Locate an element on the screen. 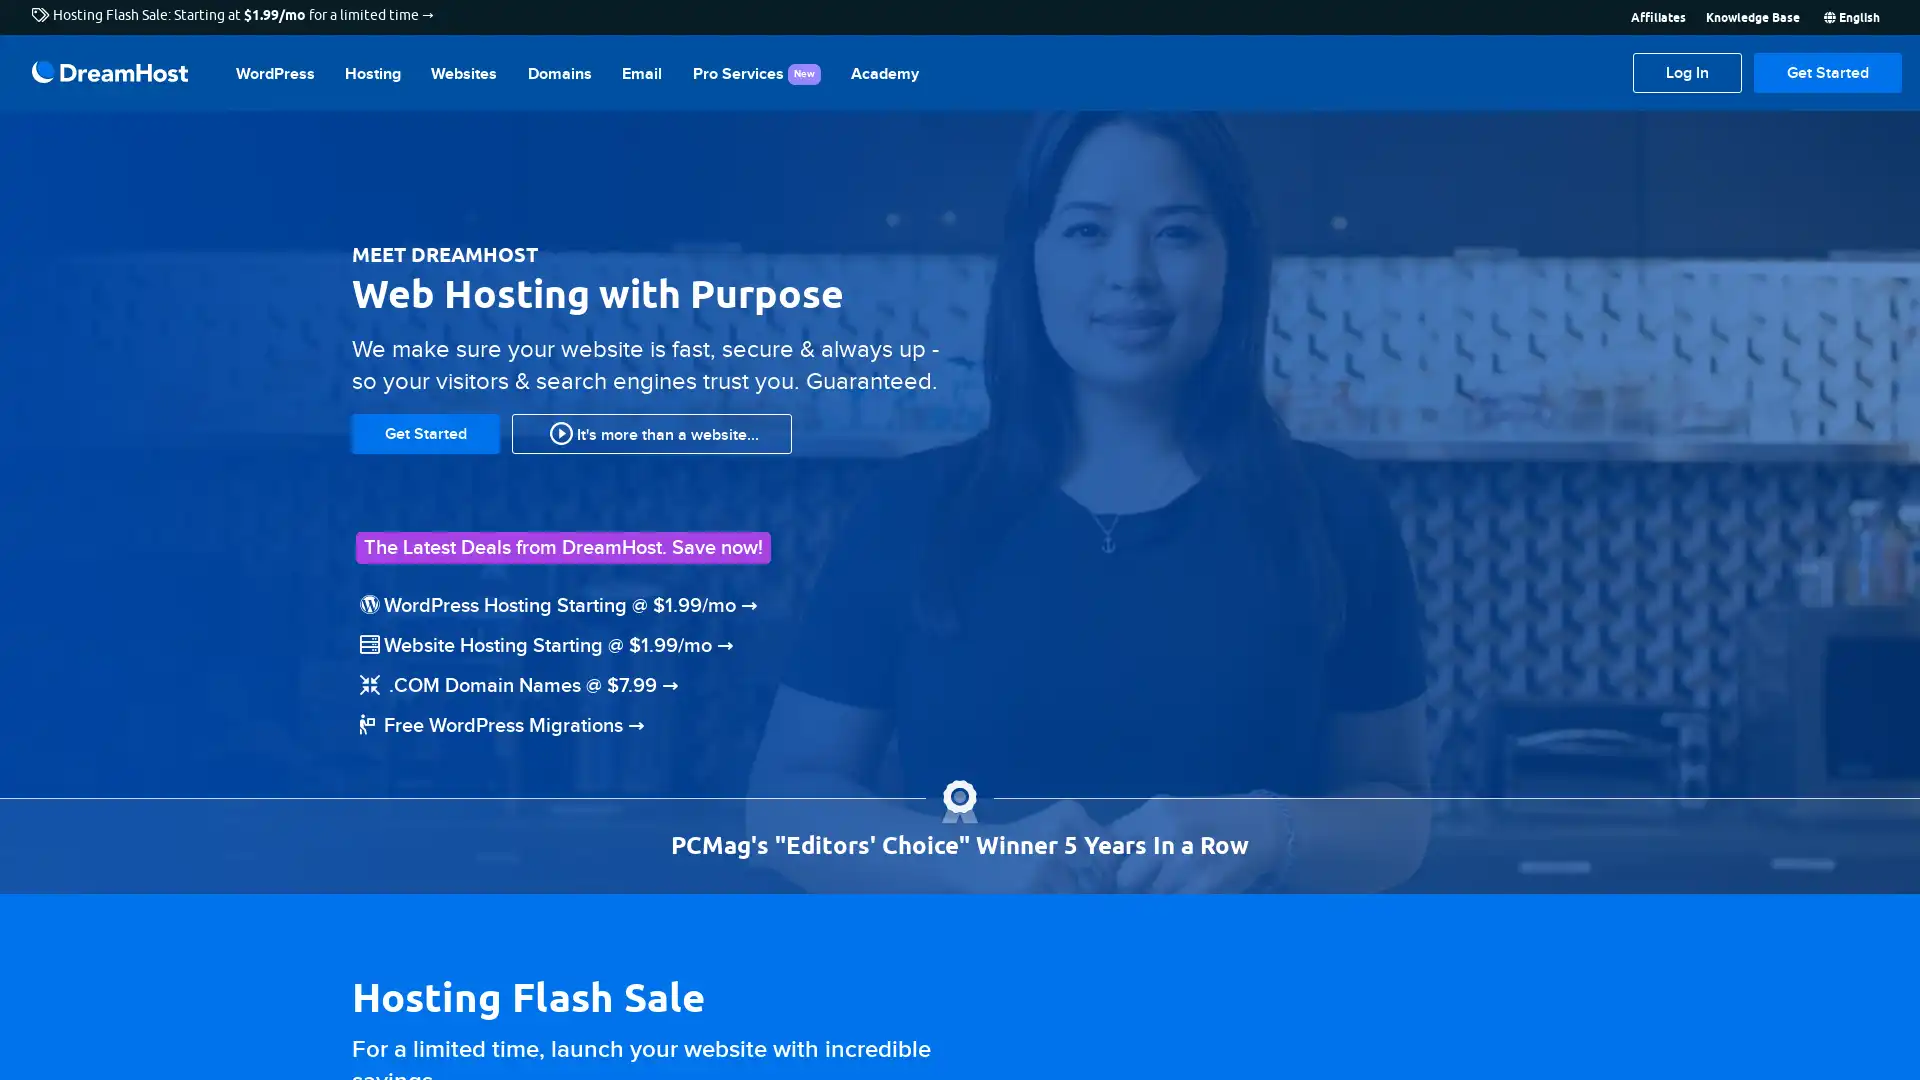 This screenshot has width=1920, height=1080. Get Started is located at coordinates (1828, 72).